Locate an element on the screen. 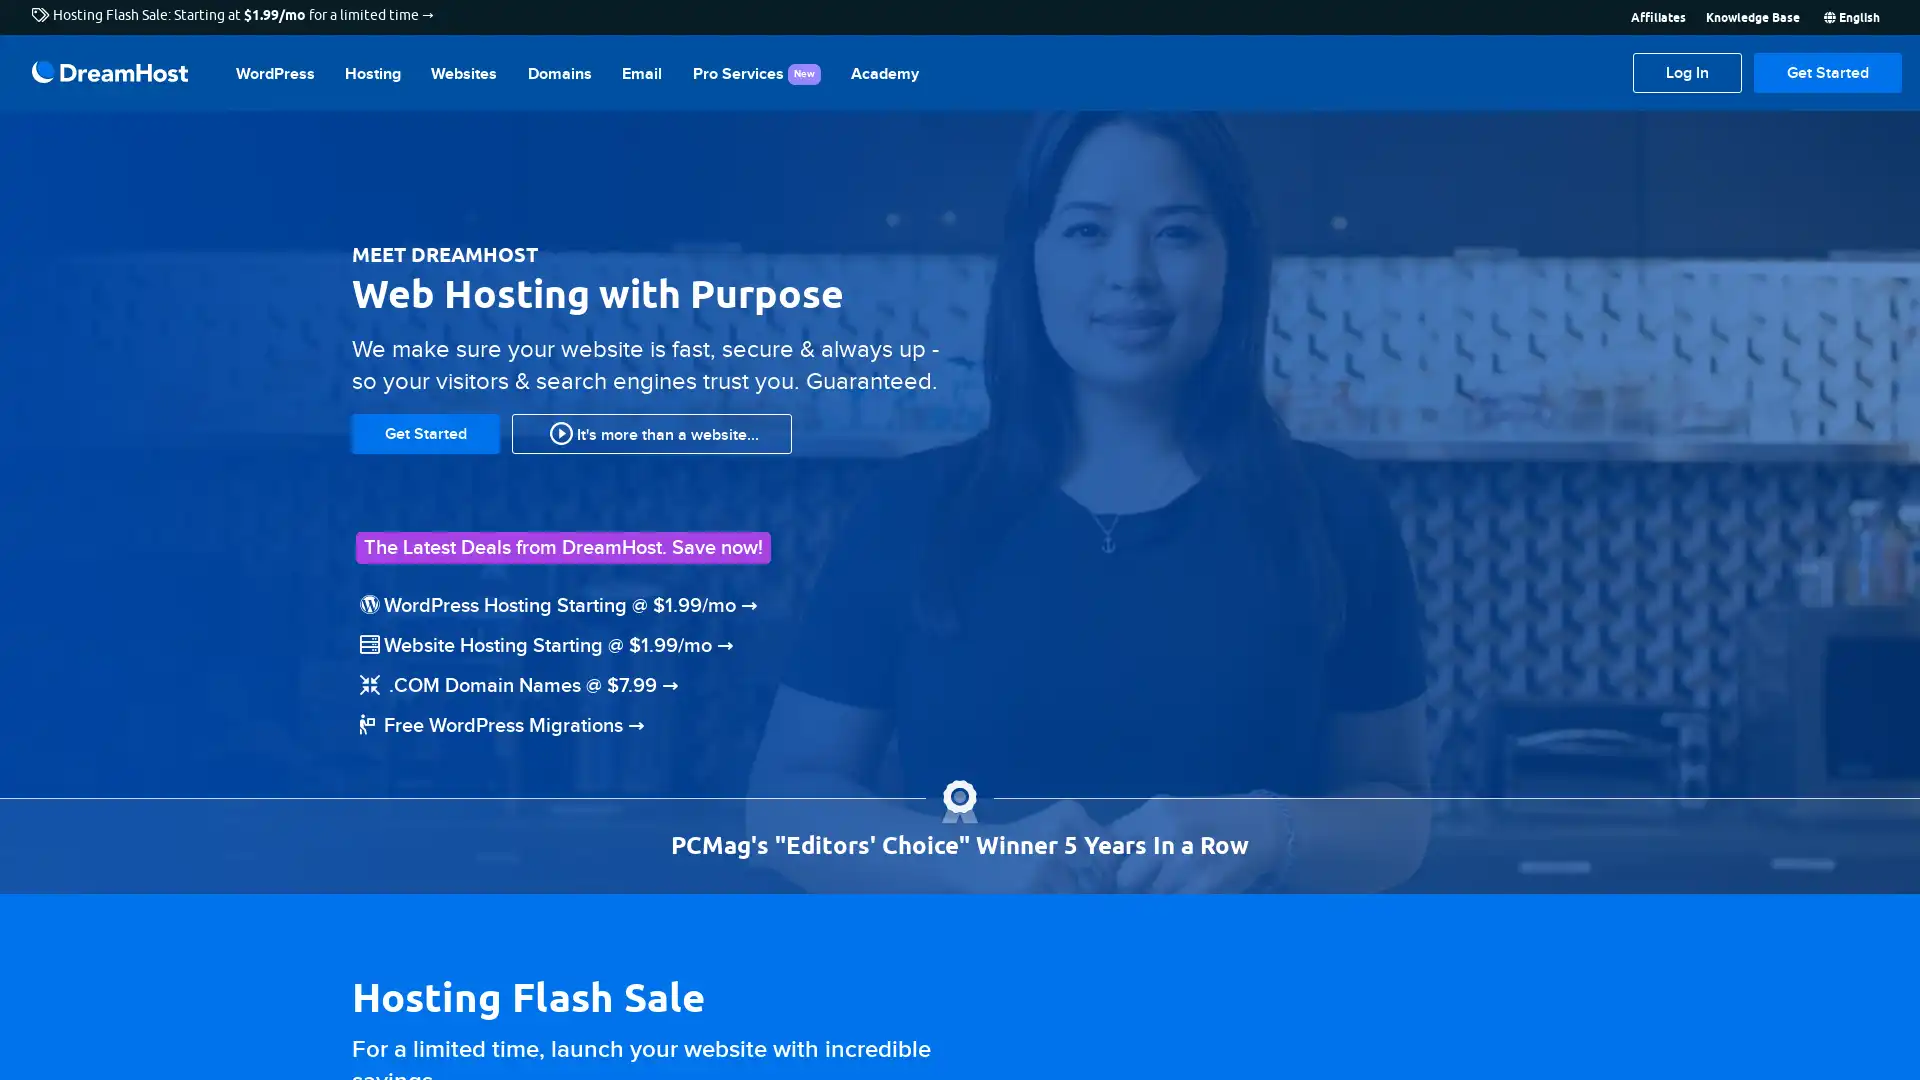 This screenshot has width=1920, height=1080. Get Started is located at coordinates (1828, 72).